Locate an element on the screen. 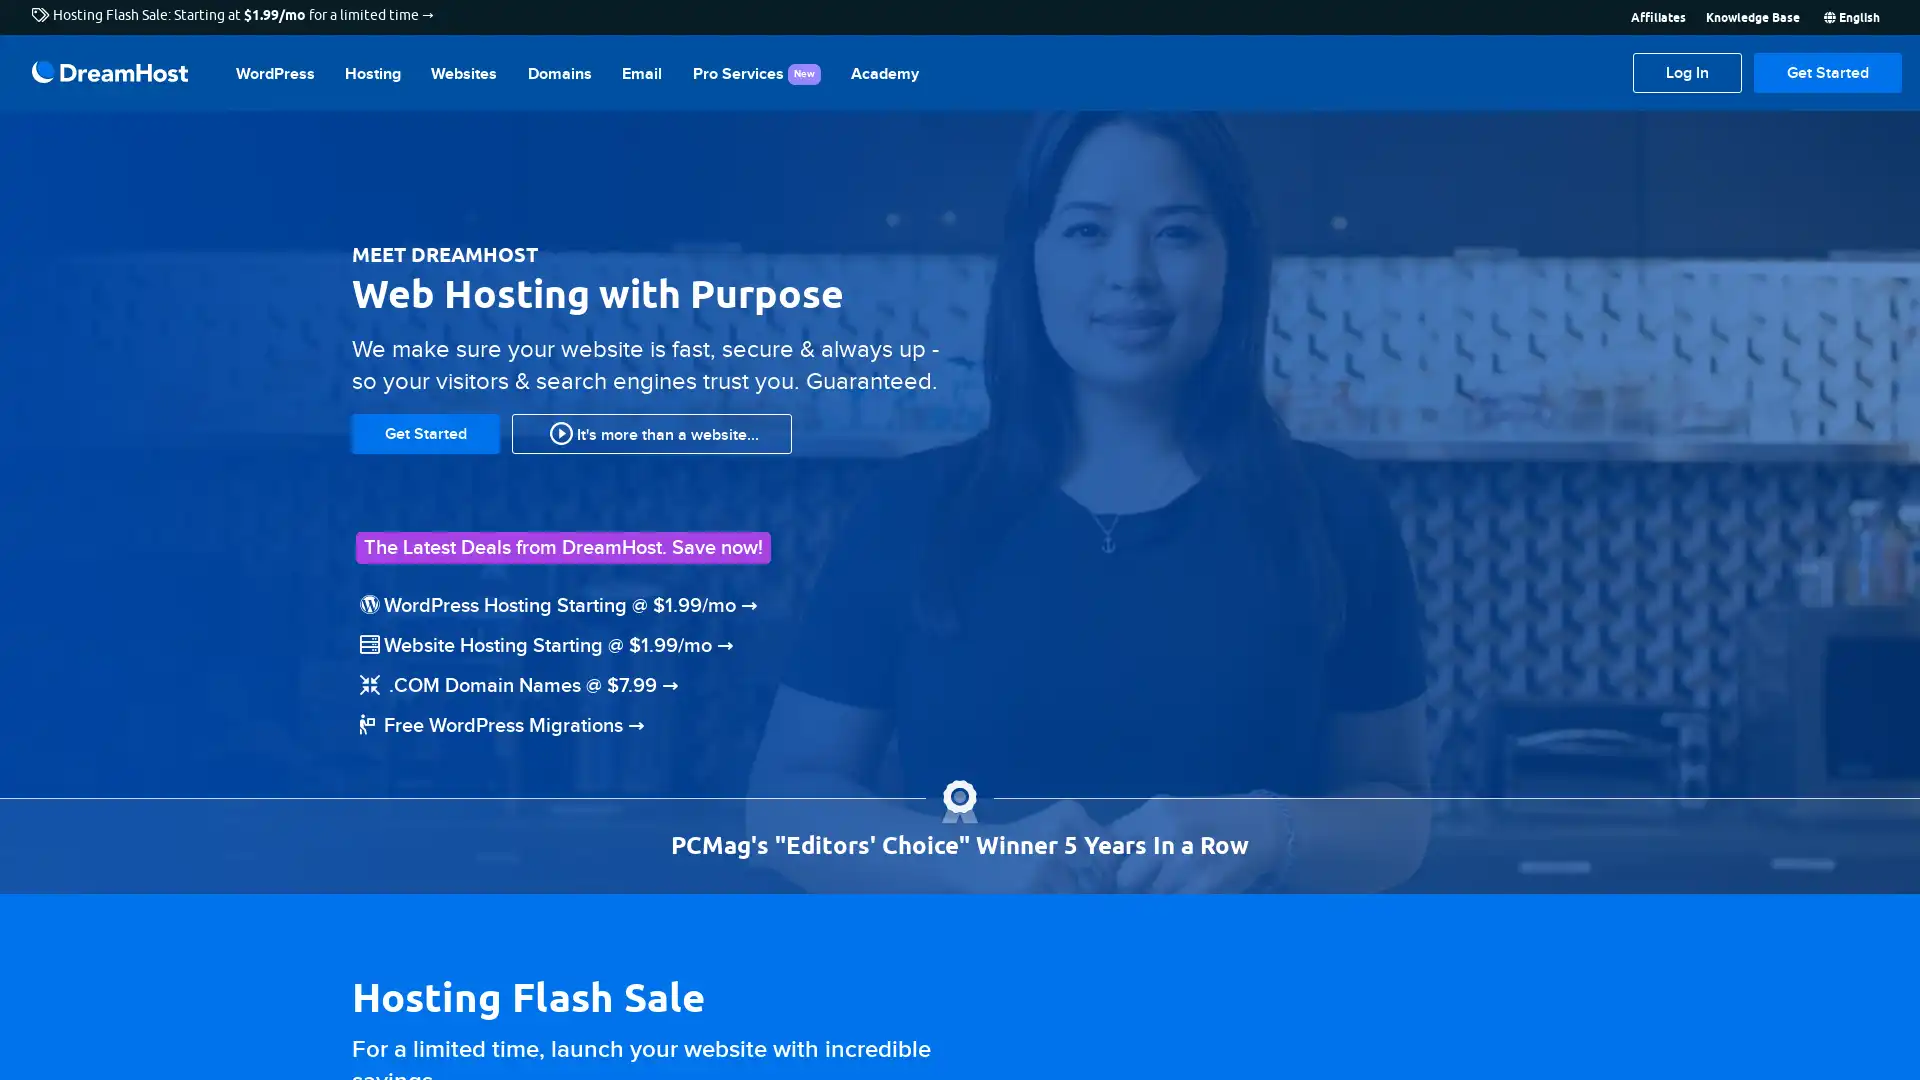 This screenshot has width=1920, height=1080. Get Started is located at coordinates (1828, 72).